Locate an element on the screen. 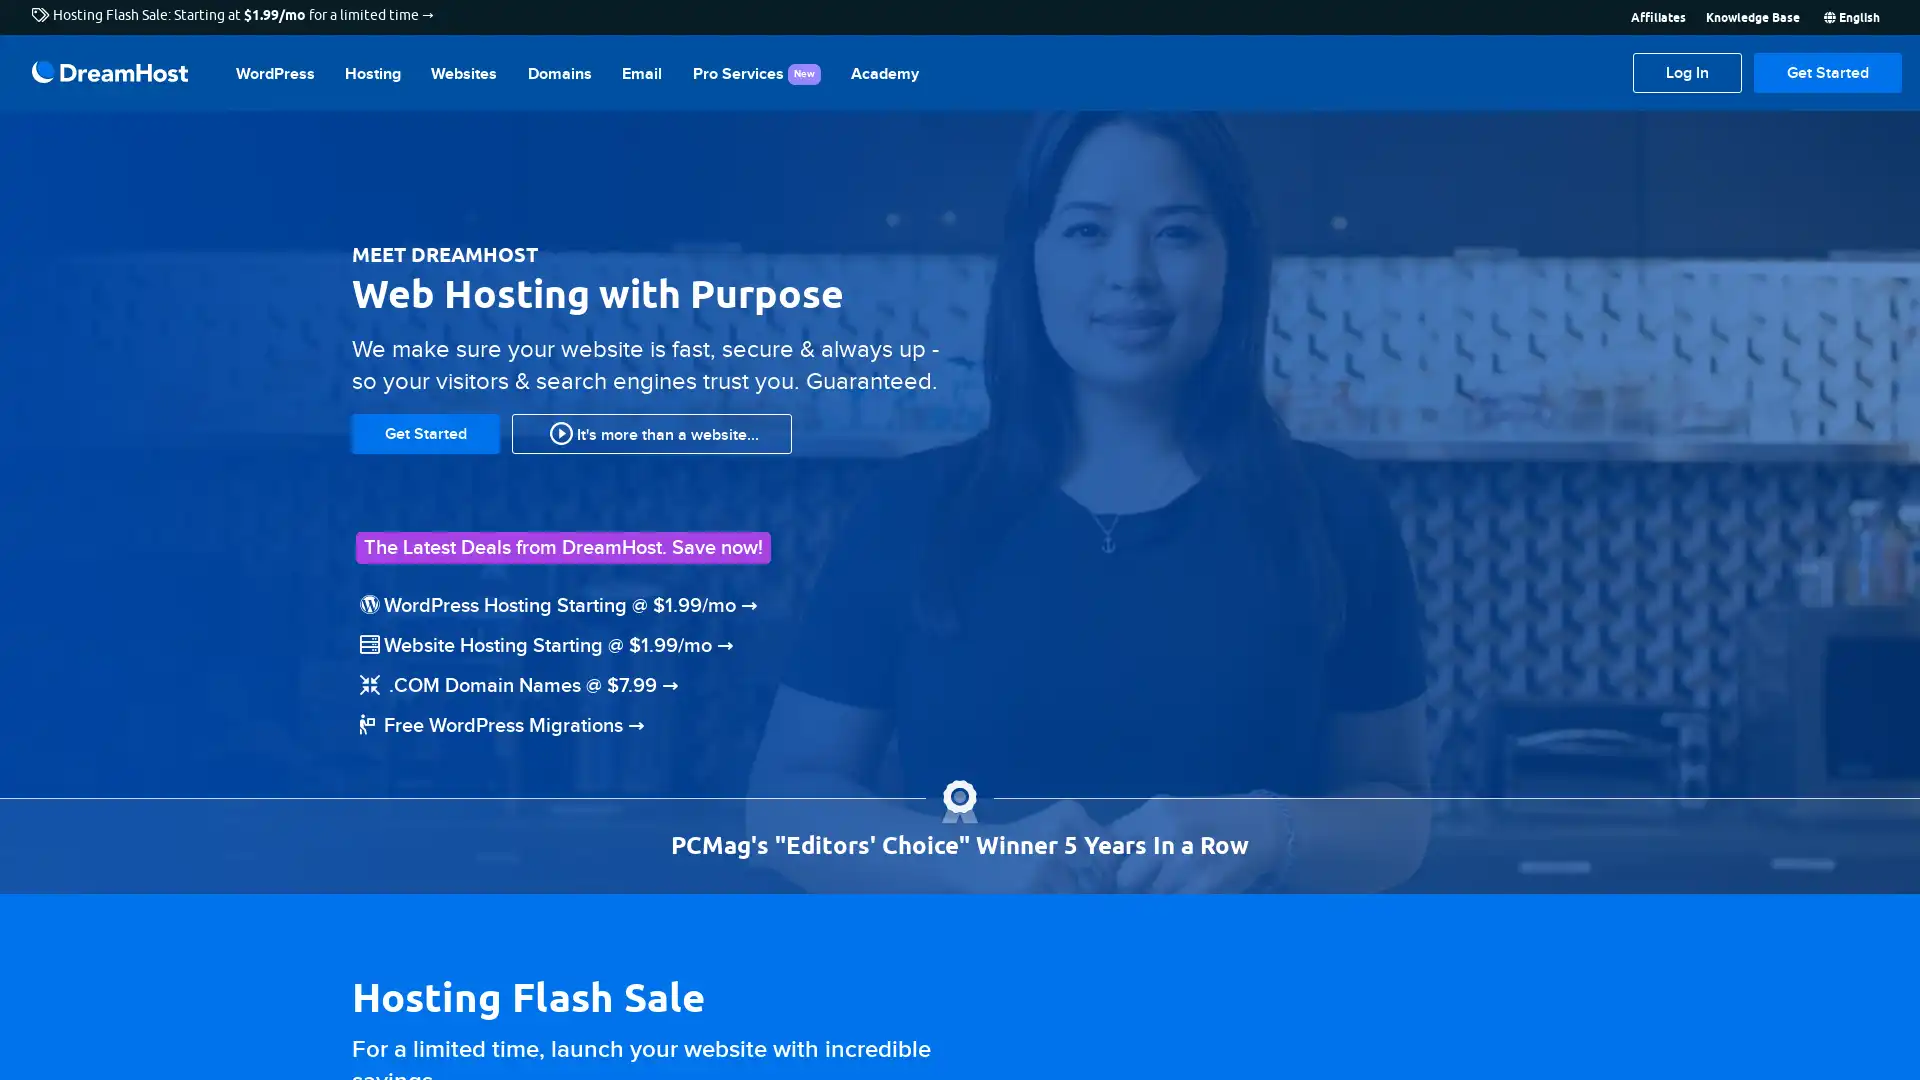 This screenshot has width=1920, height=1080. Get Started is located at coordinates (1828, 72).